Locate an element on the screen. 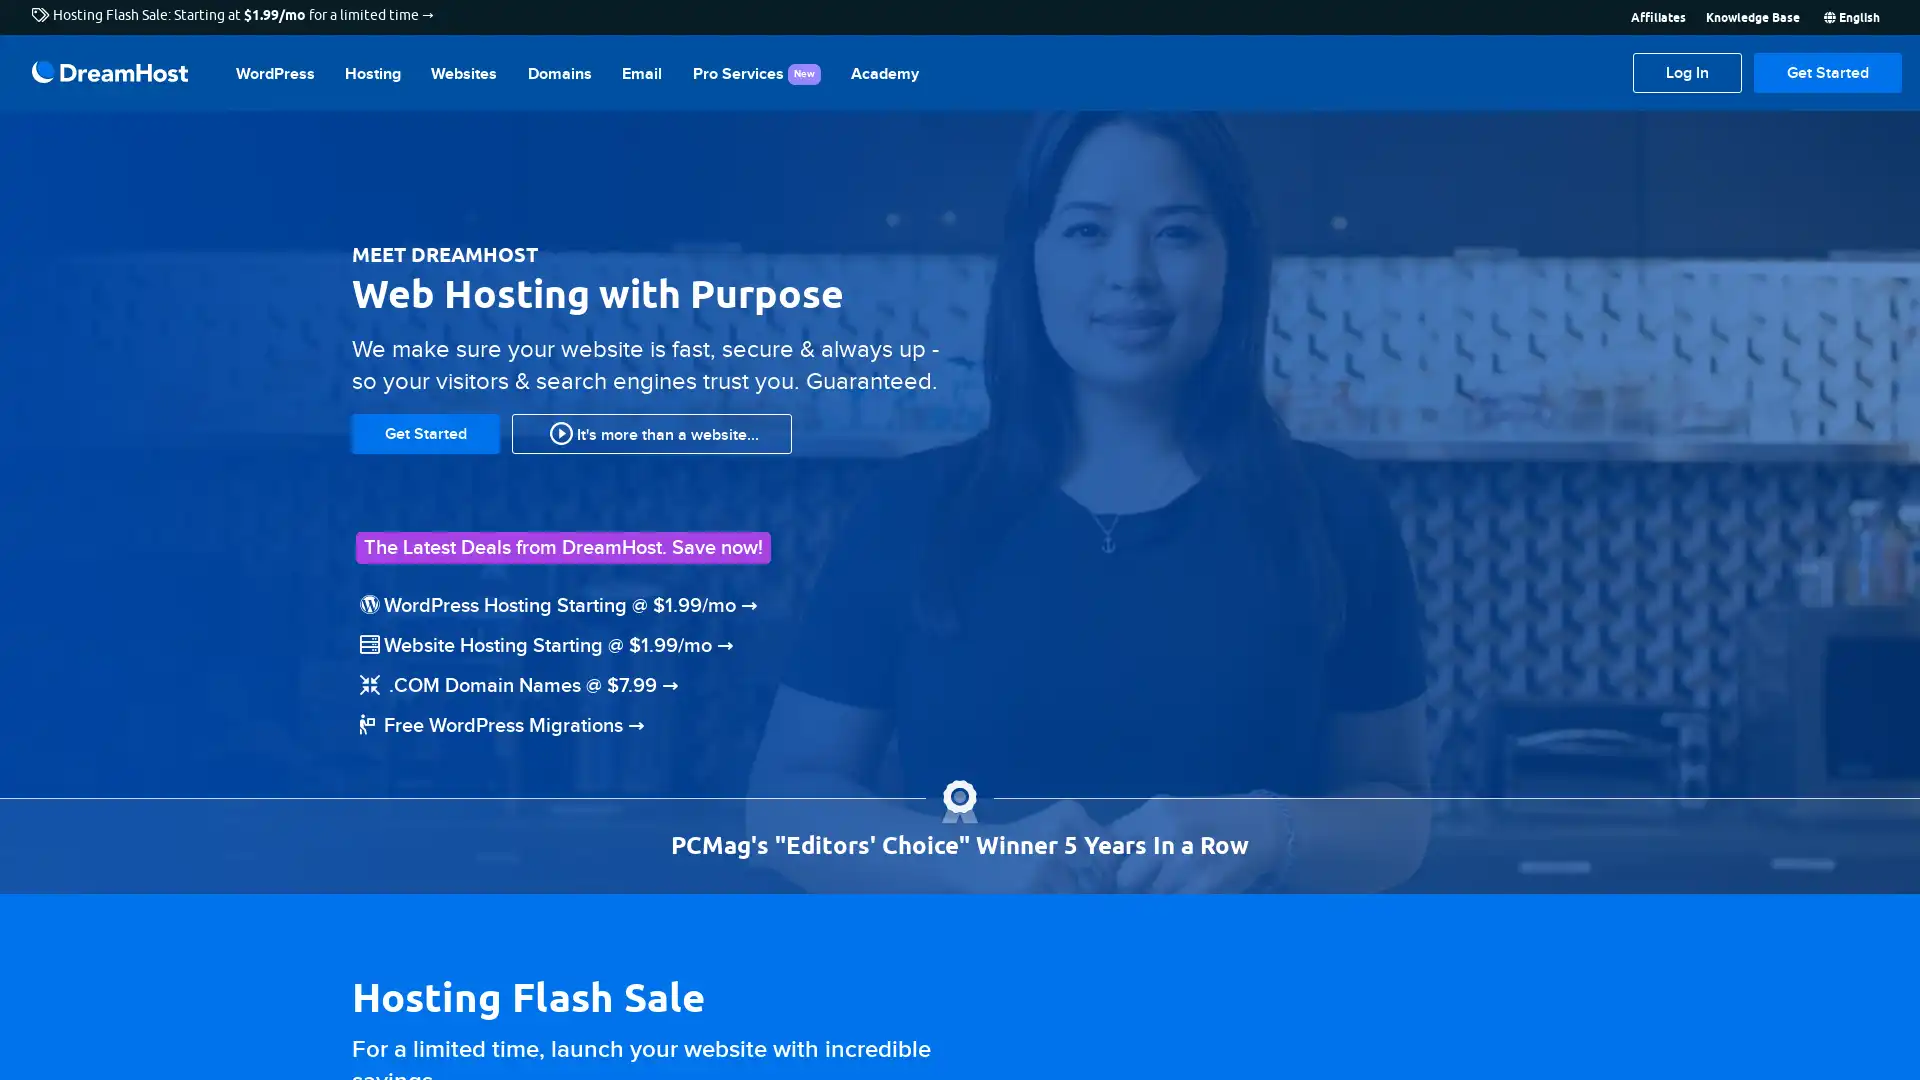 This screenshot has width=1920, height=1080. Get Started is located at coordinates (1828, 72).